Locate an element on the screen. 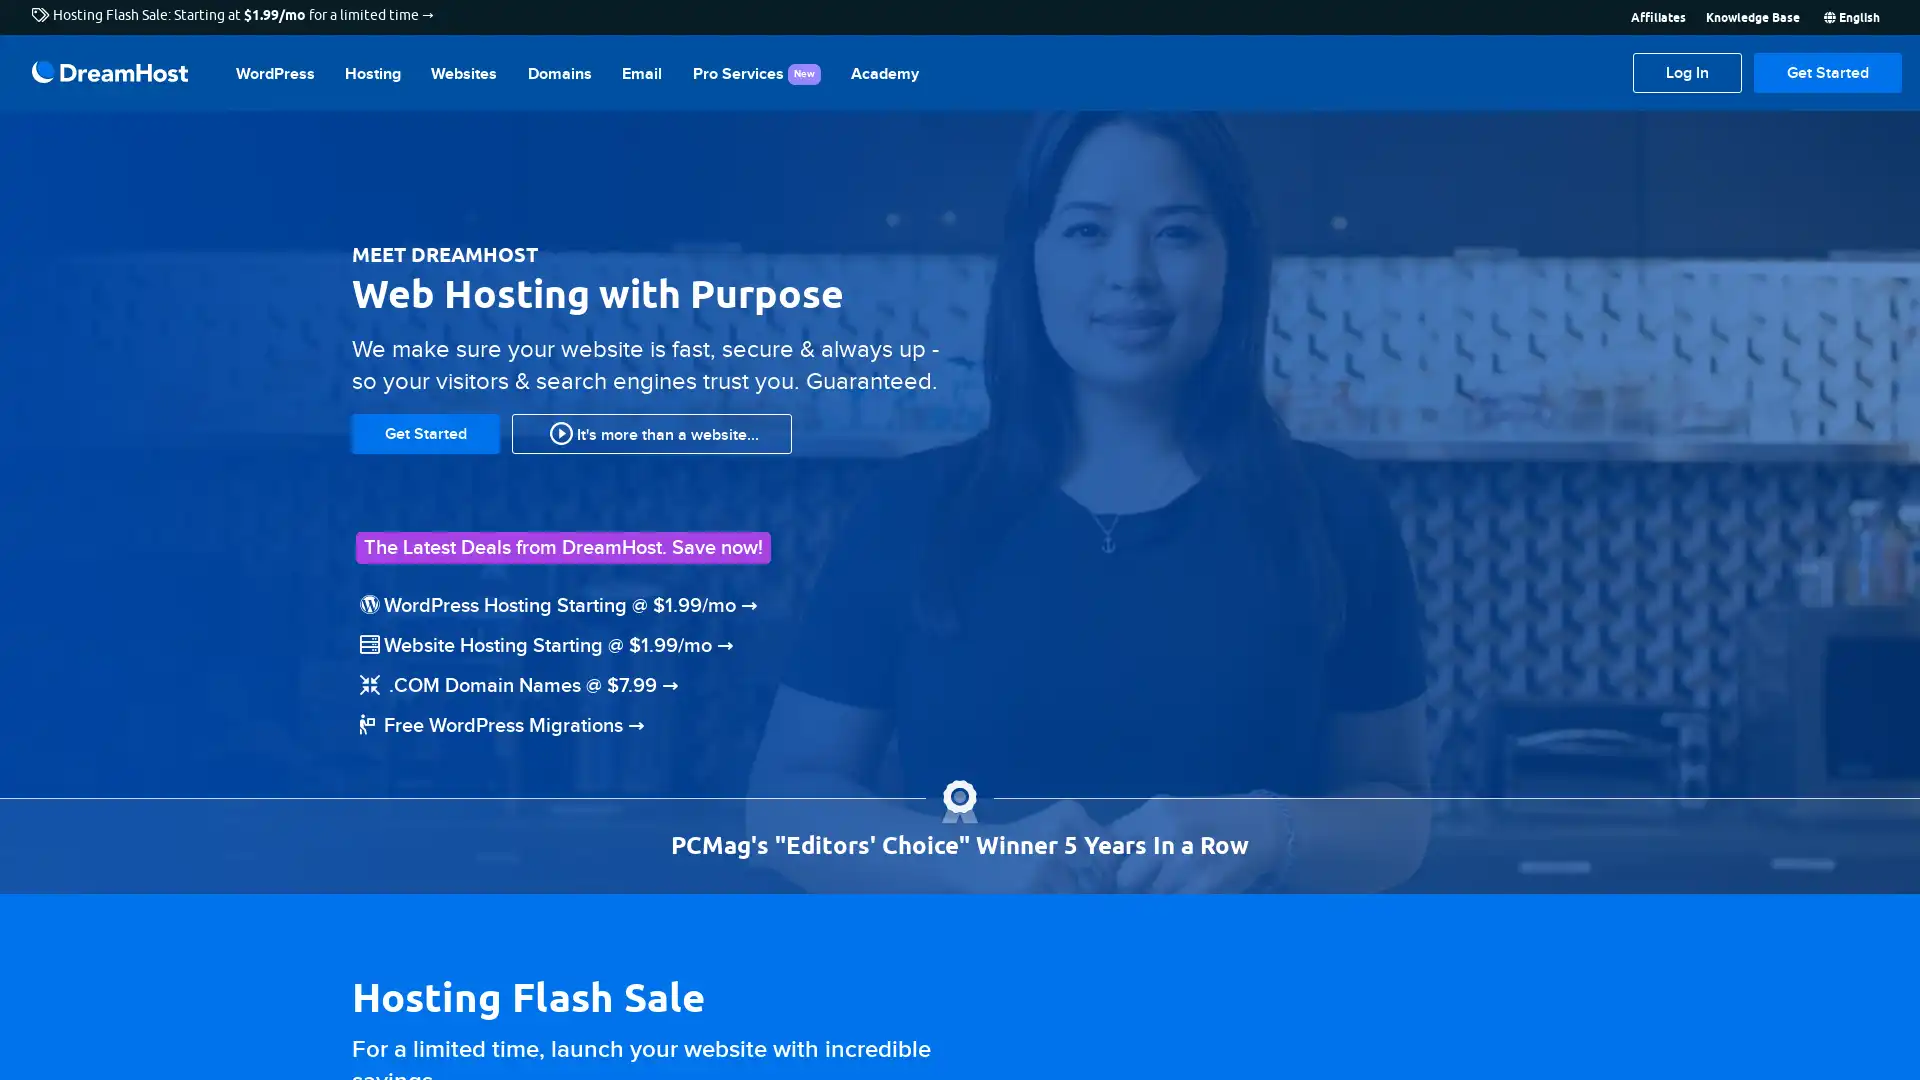 This screenshot has width=1920, height=1080. Get Started is located at coordinates (1828, 72).